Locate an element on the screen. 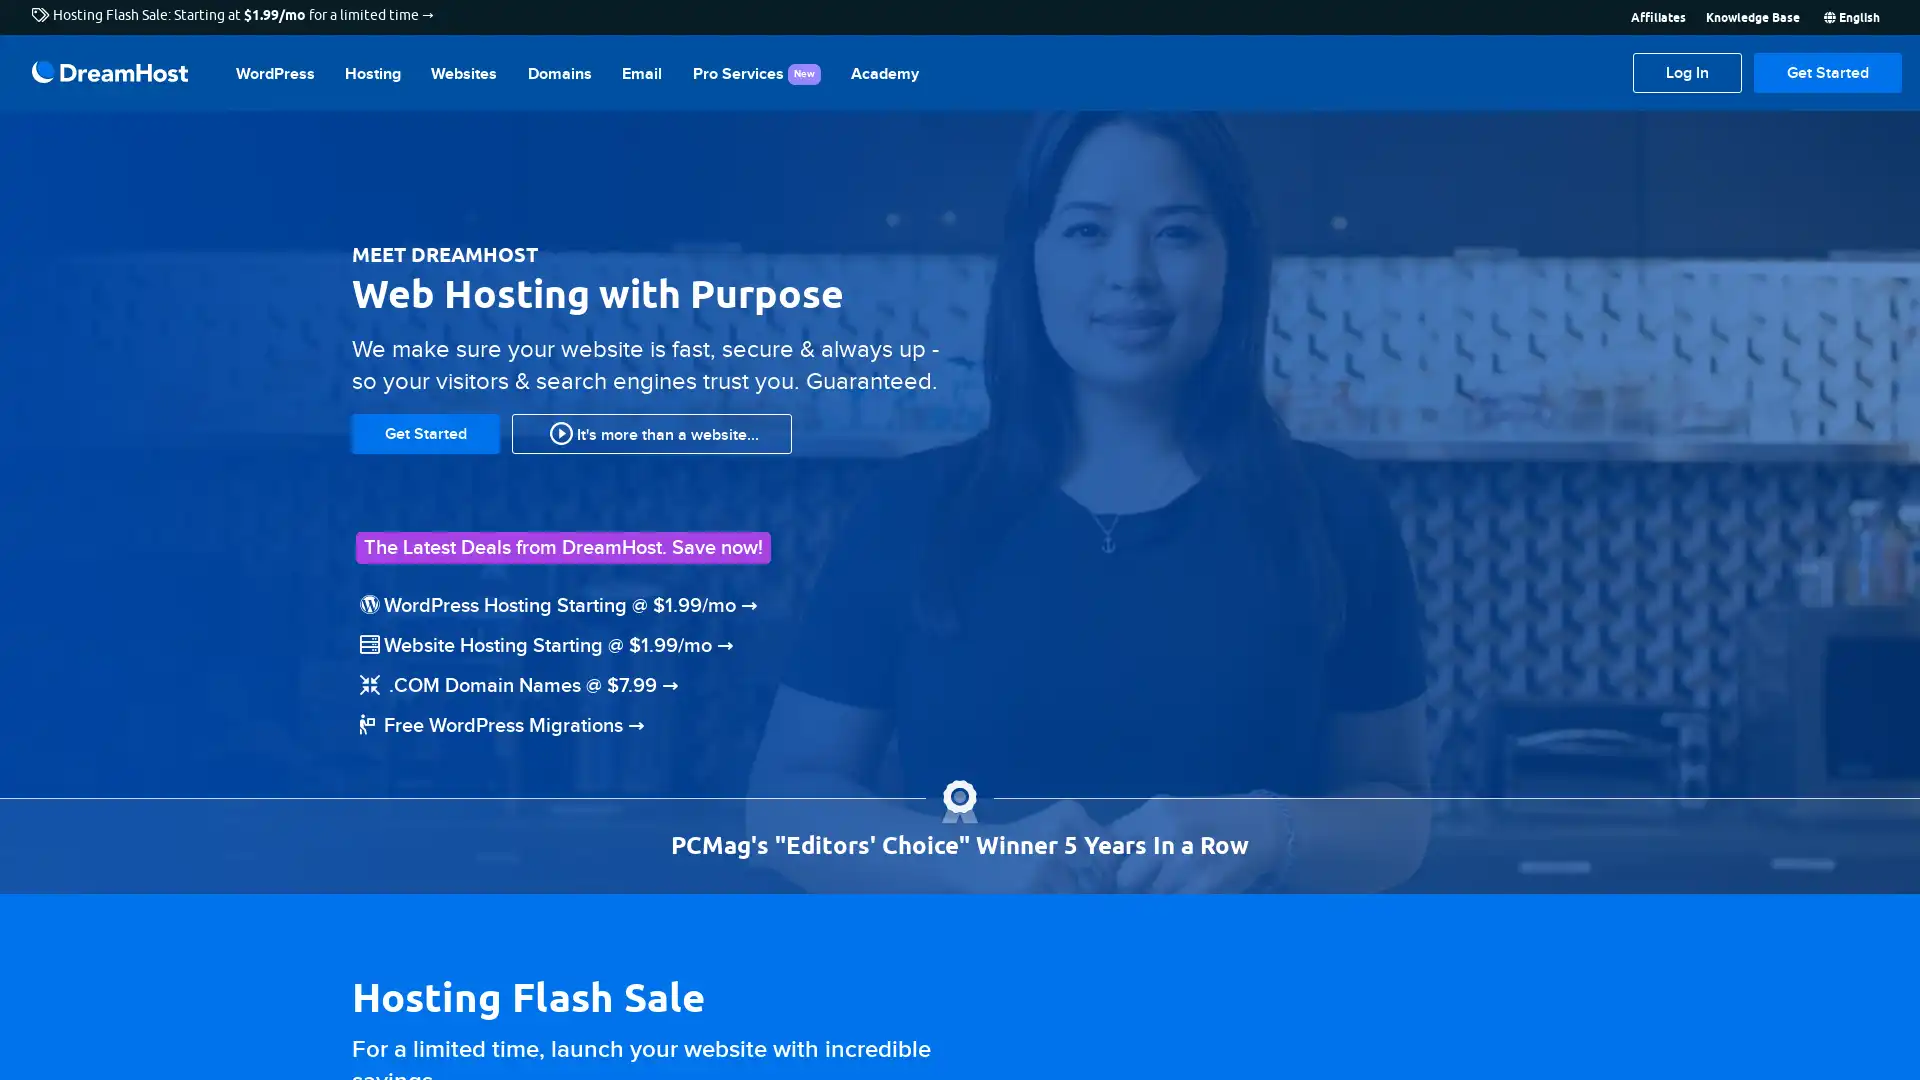 This screenshot has width=1920, height=1080. Get Started is located at coordinates (1828, 72).